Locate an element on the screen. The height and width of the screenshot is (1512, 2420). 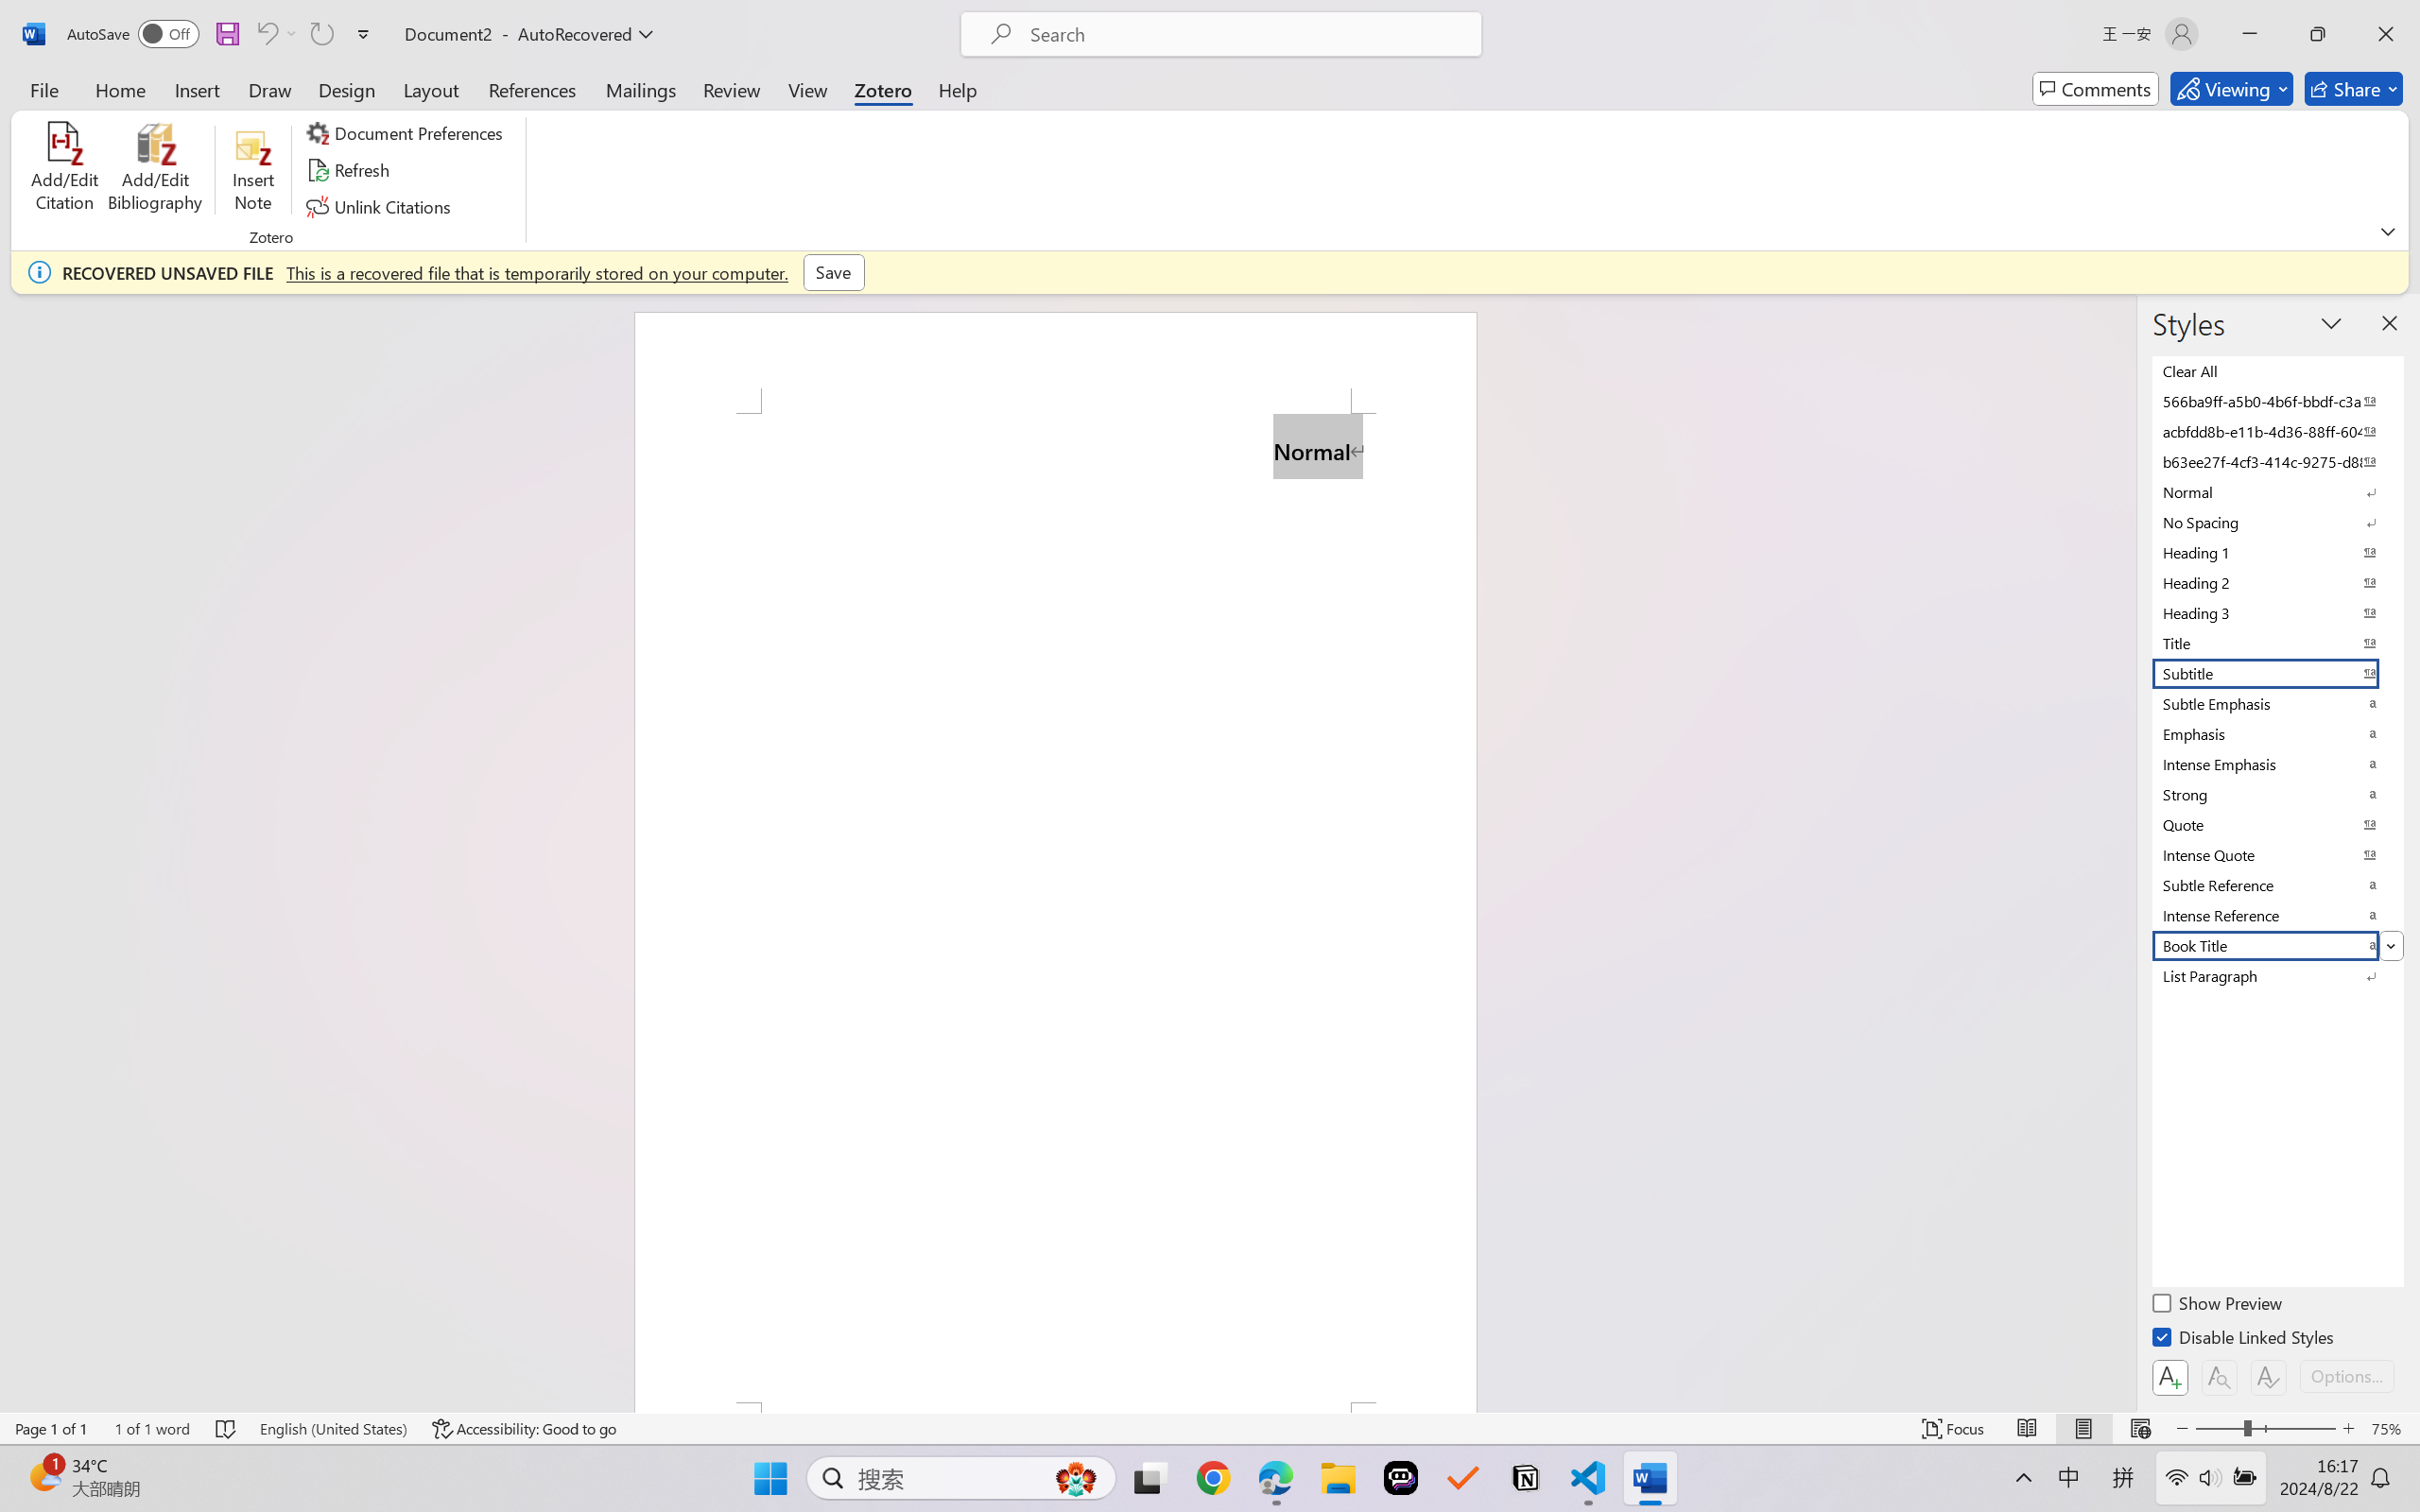
'Subtle Emphasis' is located at coordinates (2275, 703).